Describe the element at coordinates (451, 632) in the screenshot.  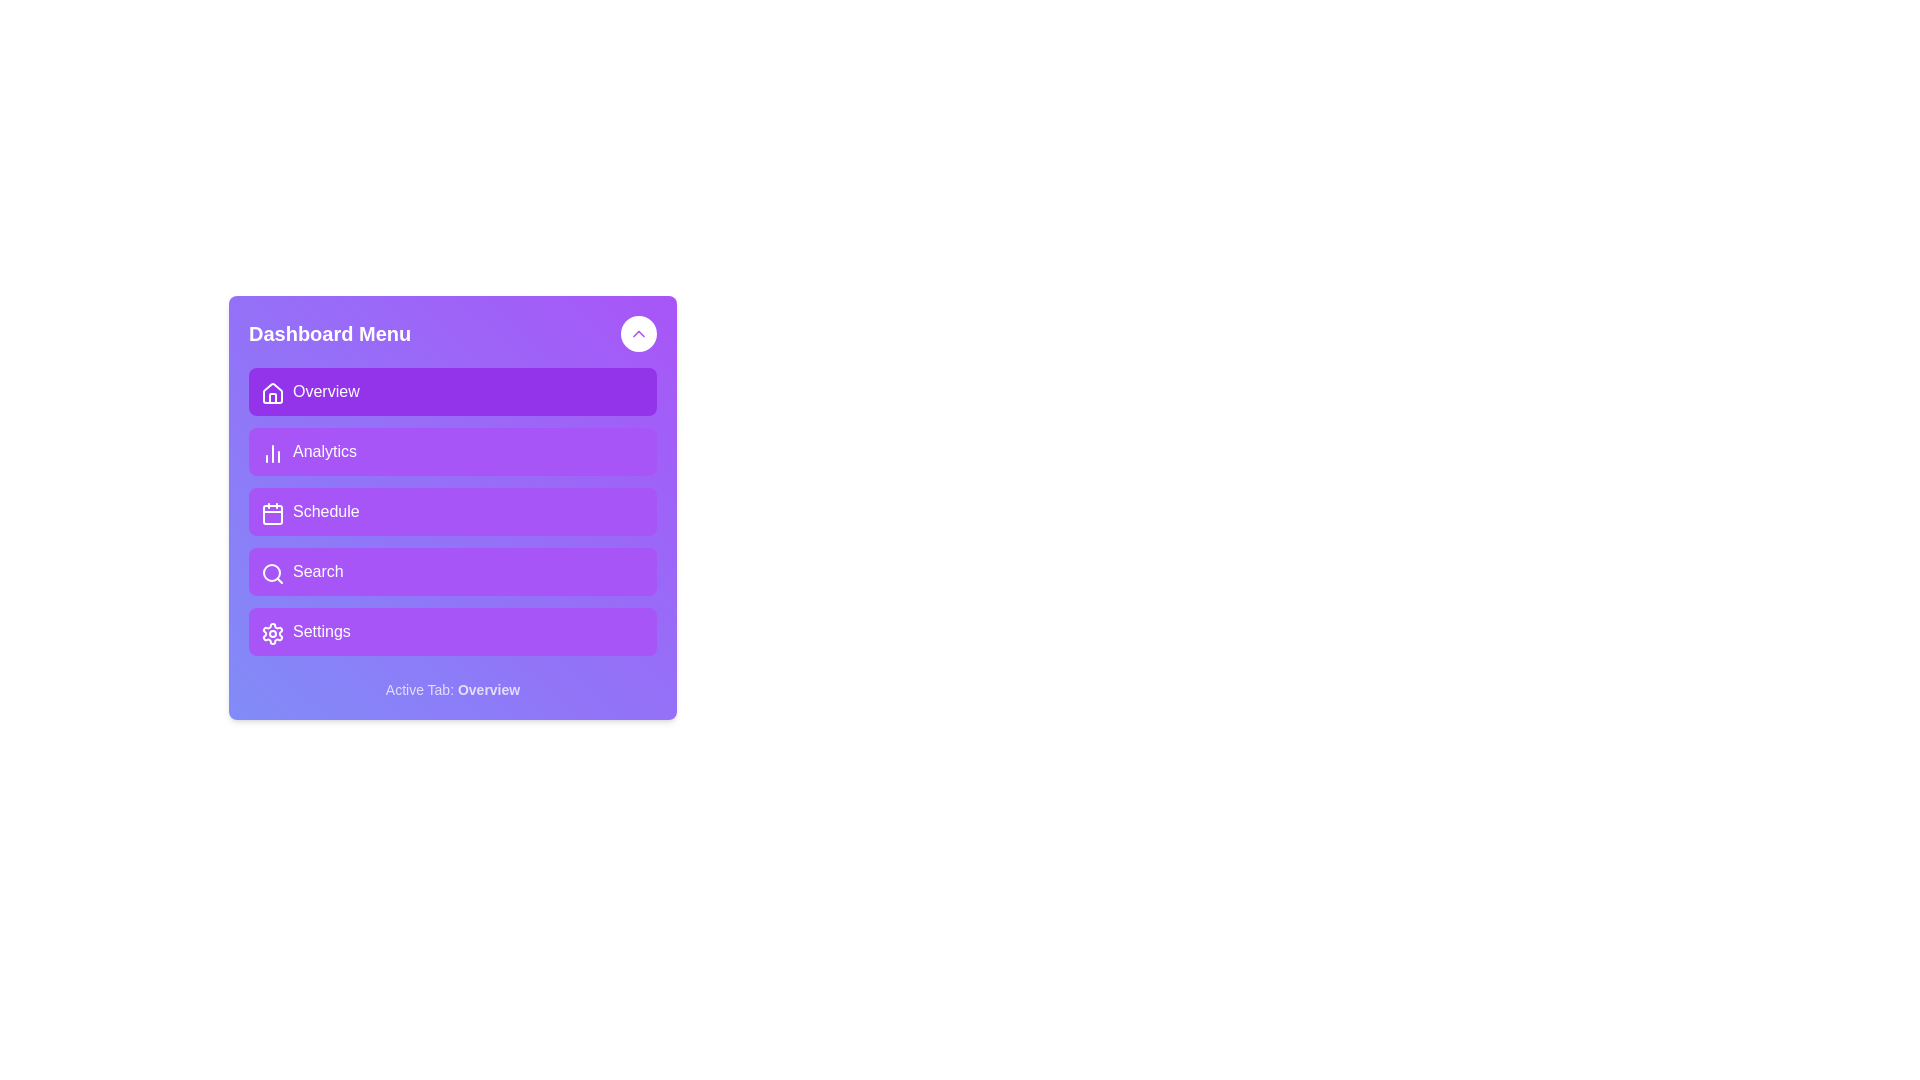
I see `the navigational button located at the bottom of the vertical menu list` at that location.